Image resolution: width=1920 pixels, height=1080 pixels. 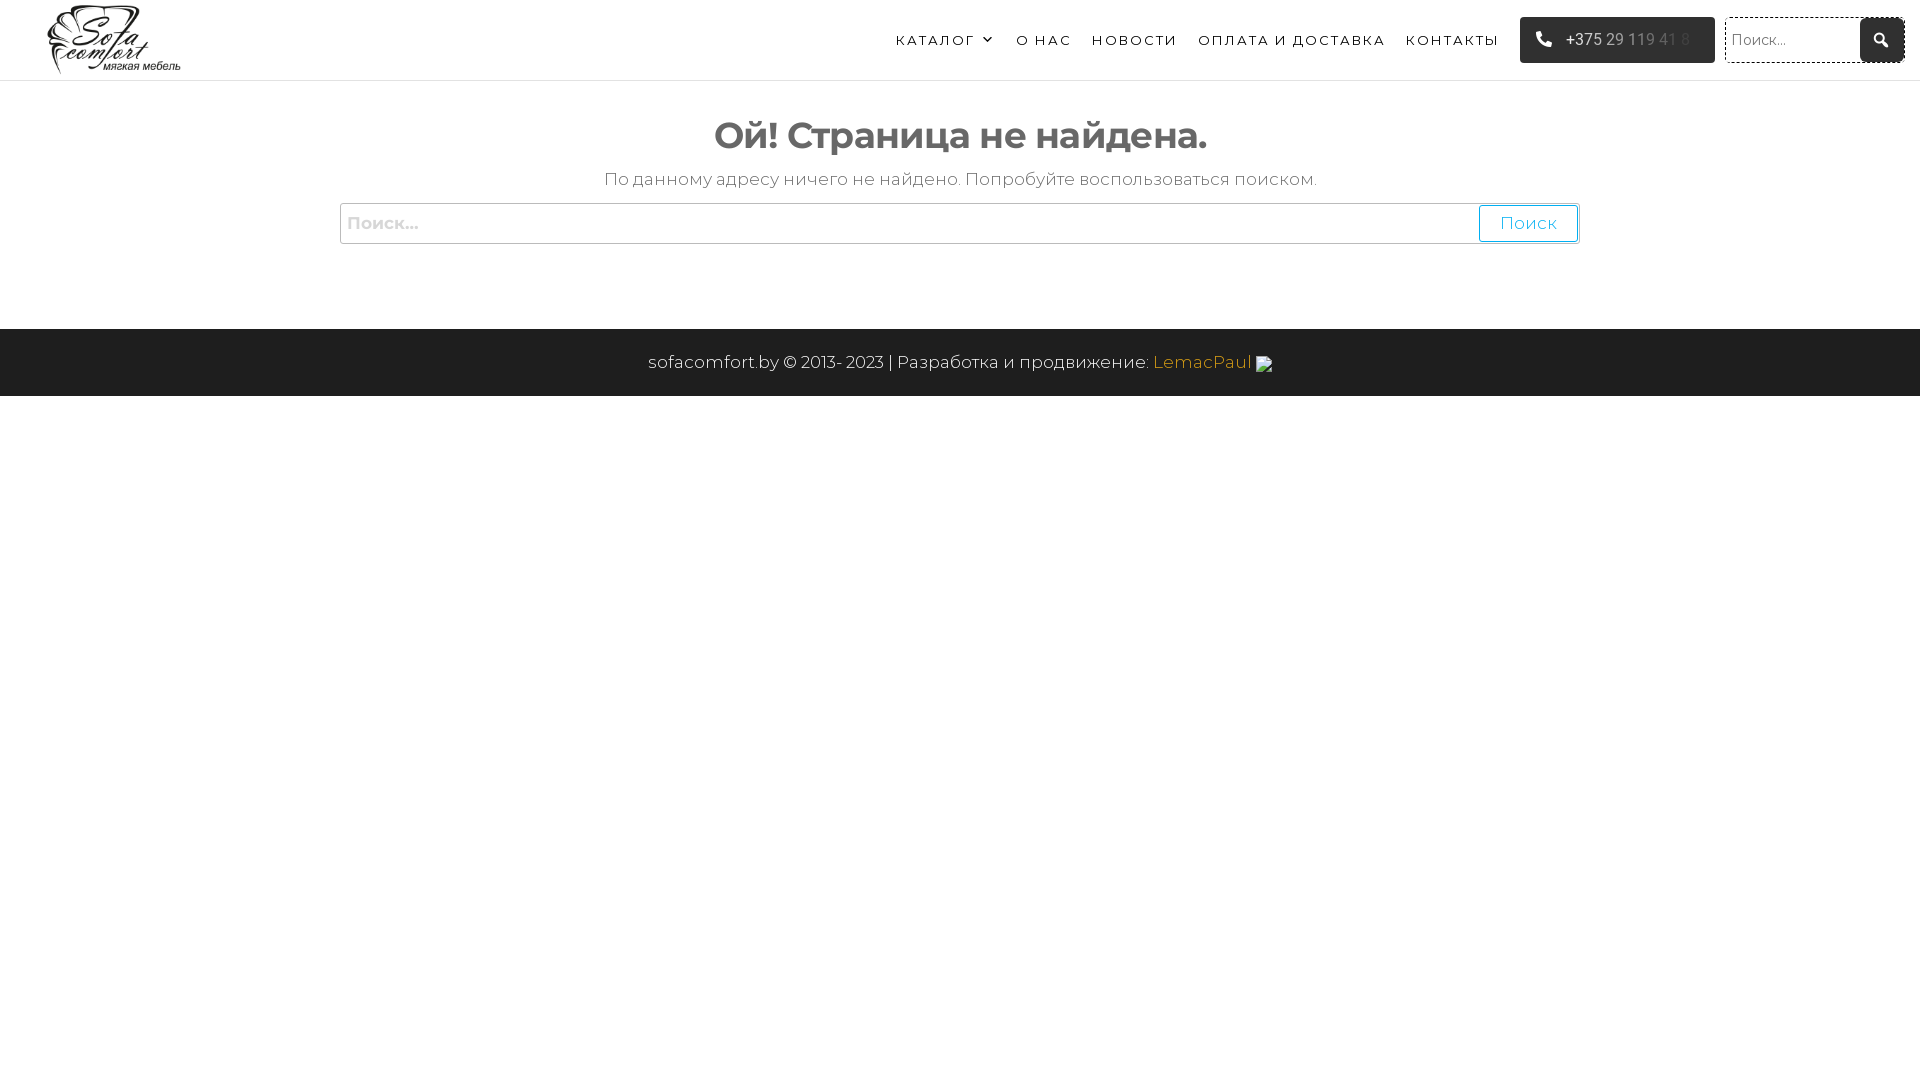 I want to click on '+375 29 119 41 8', so click(x=1617, y=40).